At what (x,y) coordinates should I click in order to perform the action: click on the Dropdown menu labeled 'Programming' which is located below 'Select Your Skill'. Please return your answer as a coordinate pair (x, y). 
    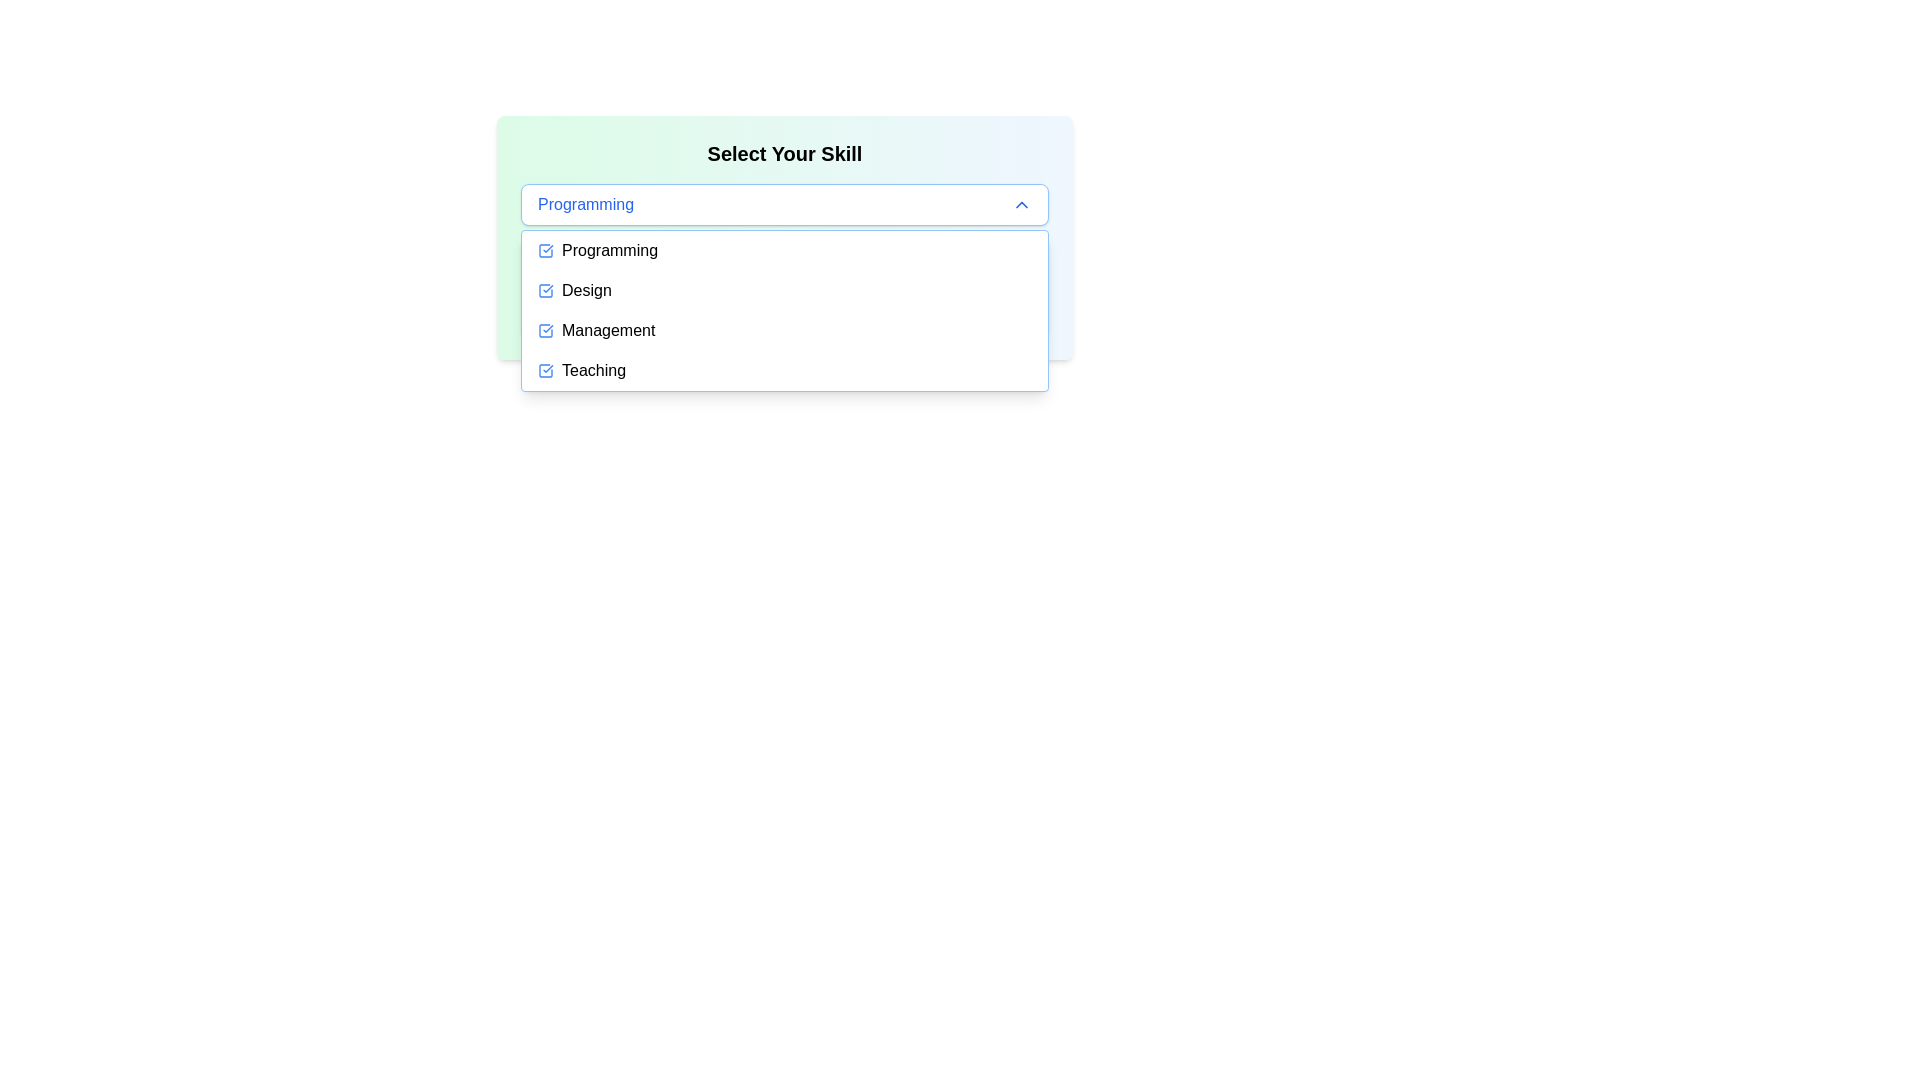
    Looking at the image, I should click on (784, 204).